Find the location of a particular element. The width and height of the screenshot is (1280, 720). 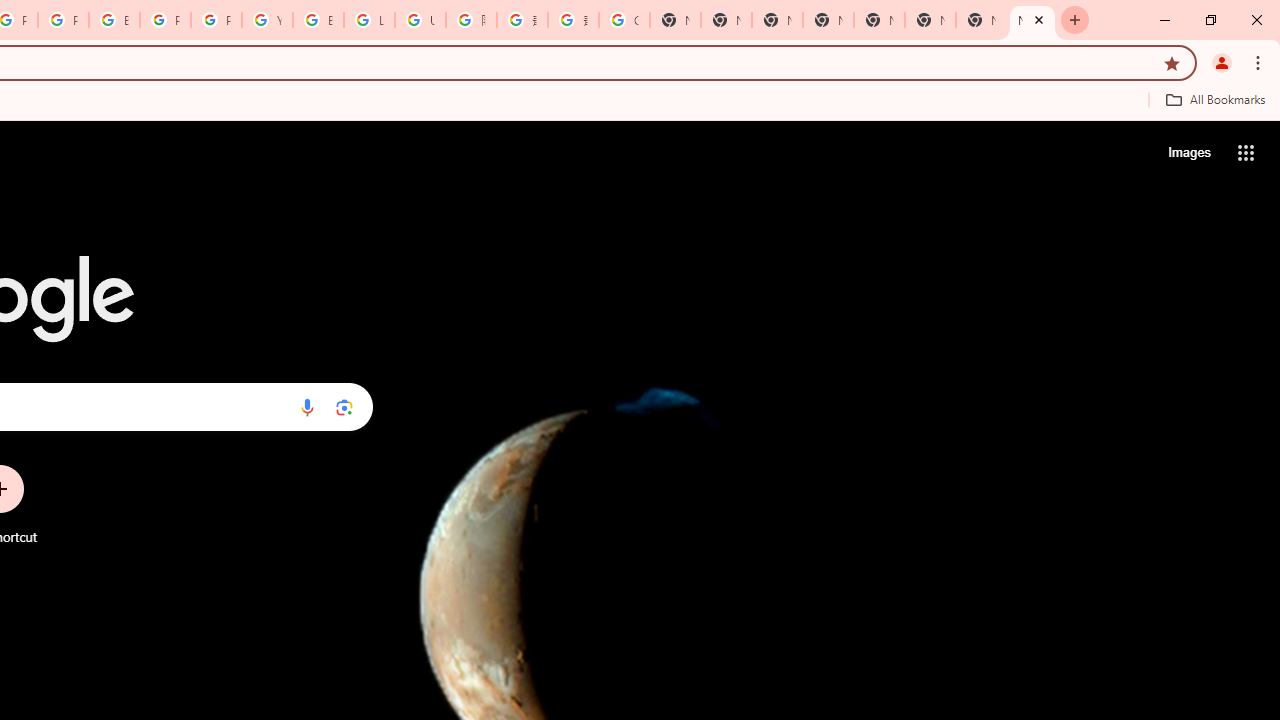

'New Tab' is located at coordinates (1032, 20).